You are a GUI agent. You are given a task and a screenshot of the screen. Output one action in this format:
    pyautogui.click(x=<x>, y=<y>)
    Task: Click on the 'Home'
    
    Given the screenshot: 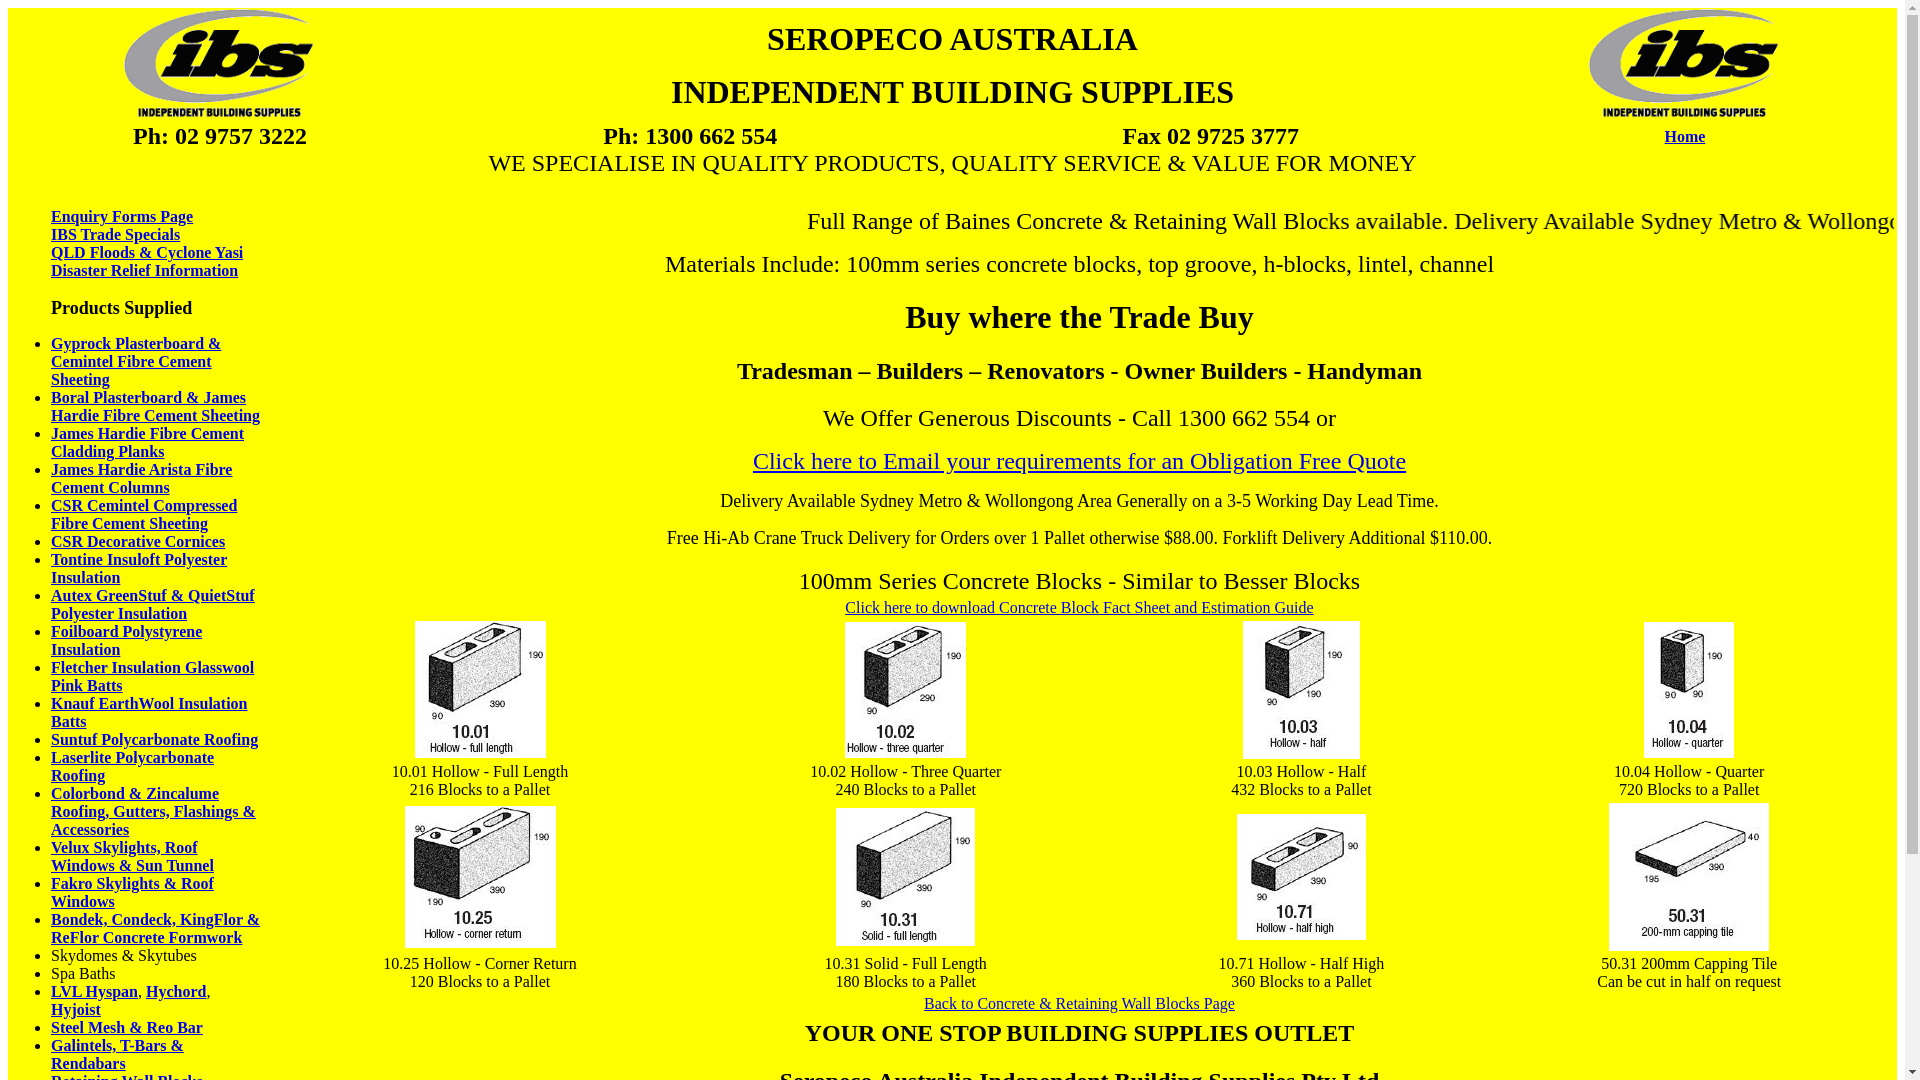 What is the action you would take?
    pyautogui.click(x=1684, y=135)
    